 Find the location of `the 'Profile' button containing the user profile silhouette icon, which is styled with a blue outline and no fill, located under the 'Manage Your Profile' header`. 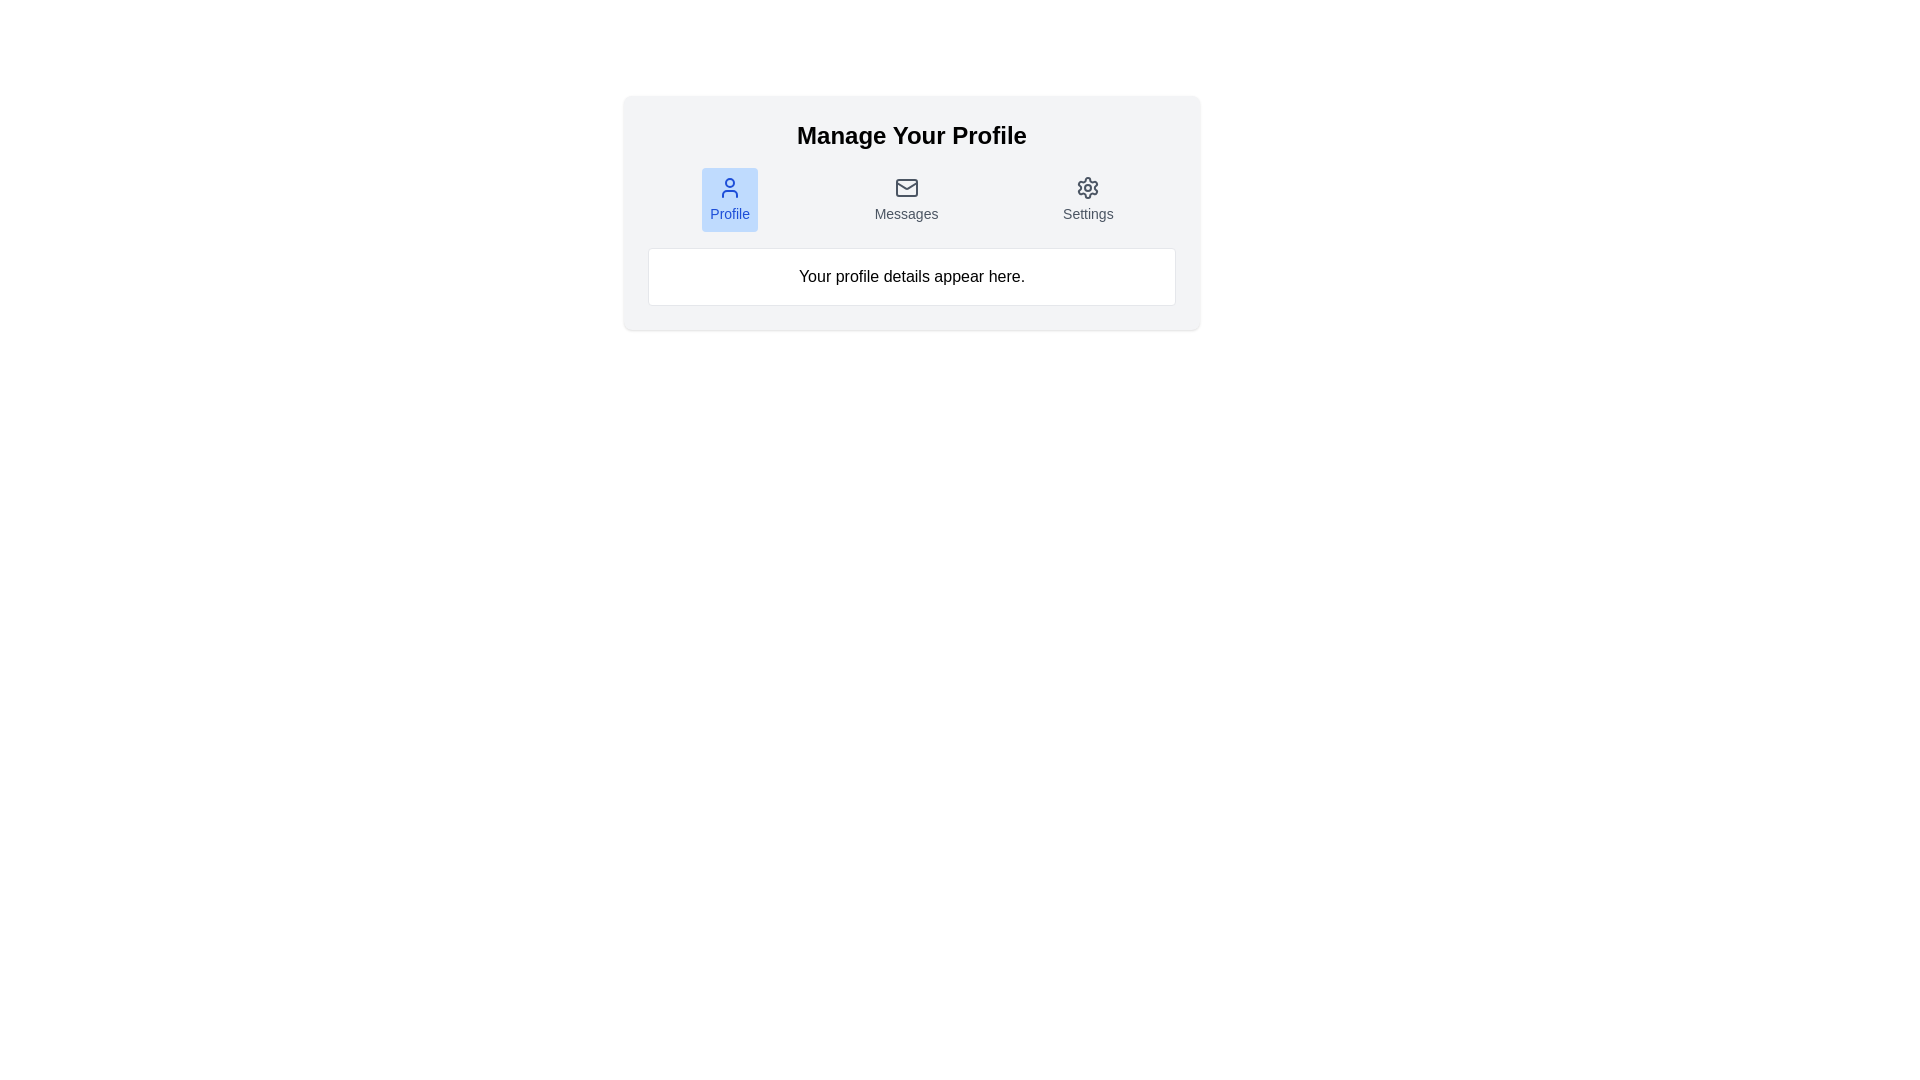

the 'Profile' button containing the user profile silhouette icon, which is styled with a blue outline and no fill, located under the 'Manage Your Profile' header is located at coordinates (729, 188).